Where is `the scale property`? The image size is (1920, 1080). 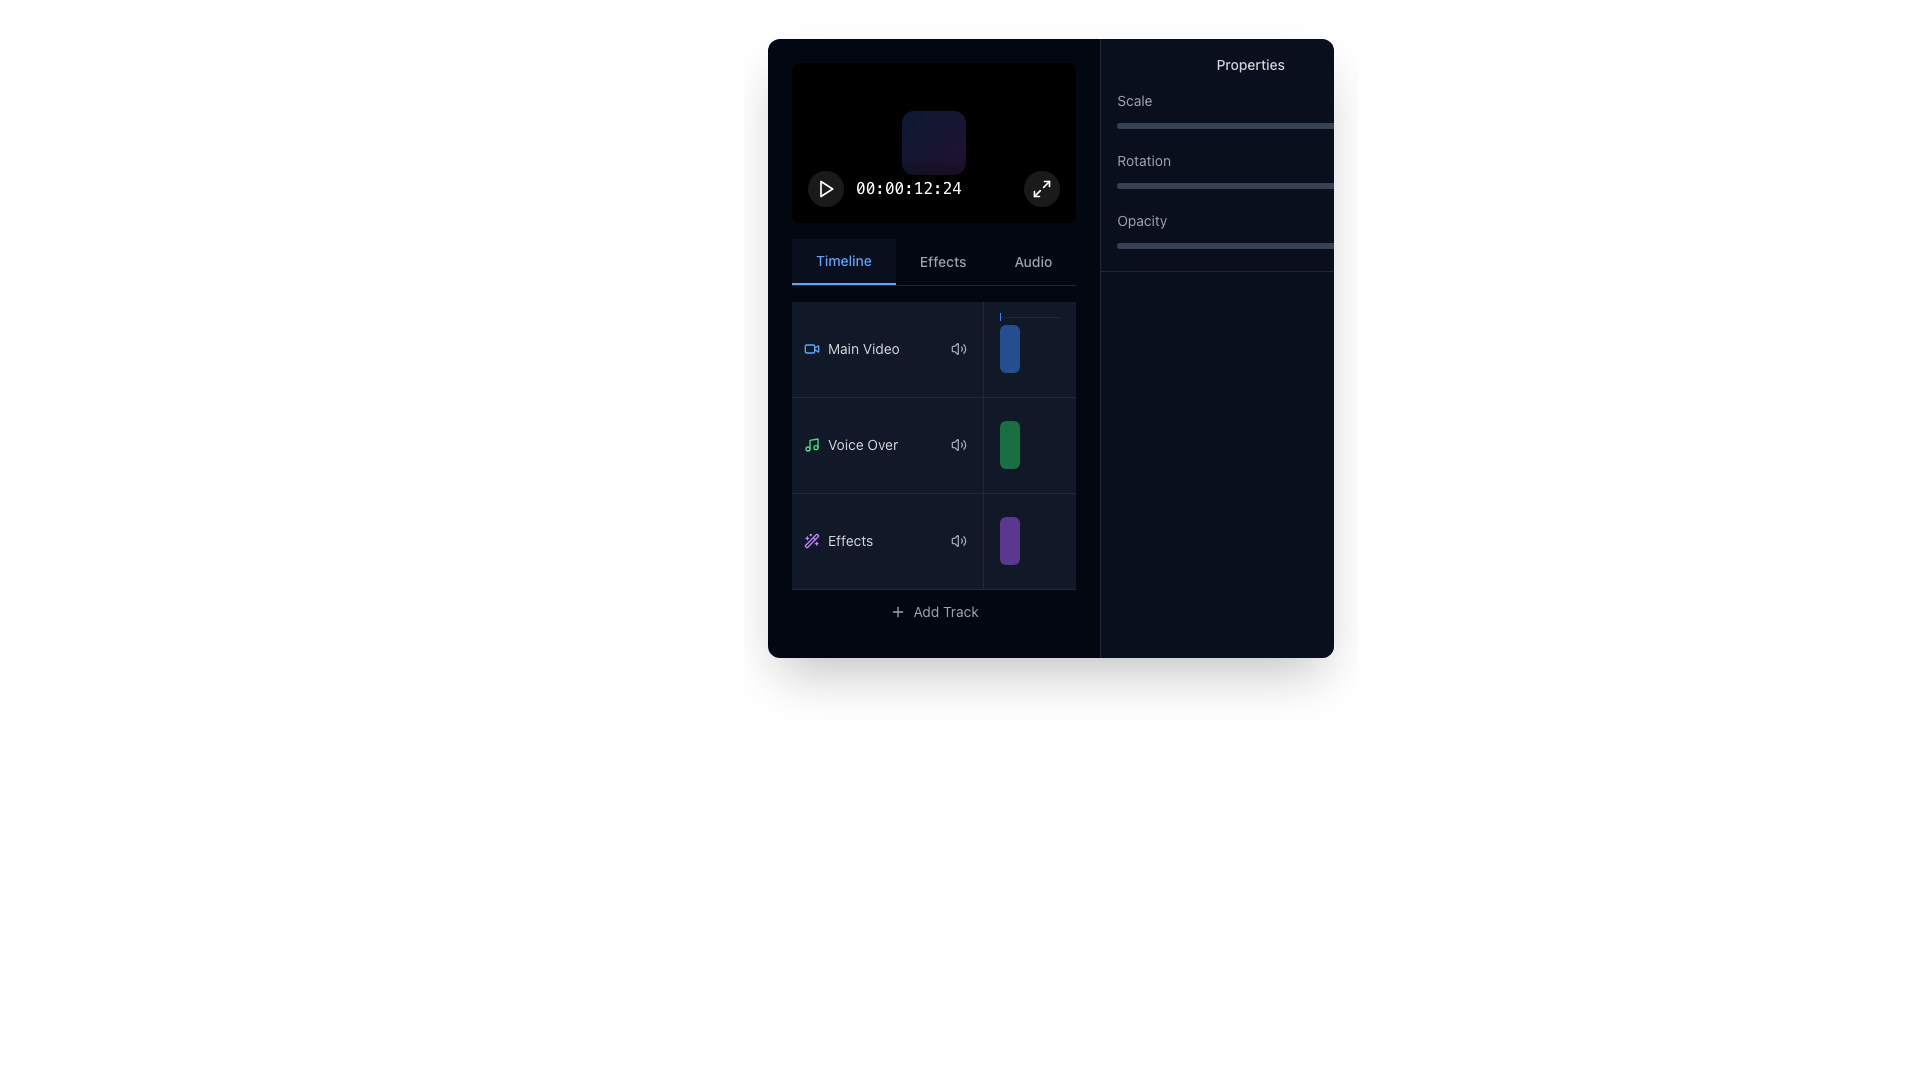 the scale property is located at coordinates (1204, 126).